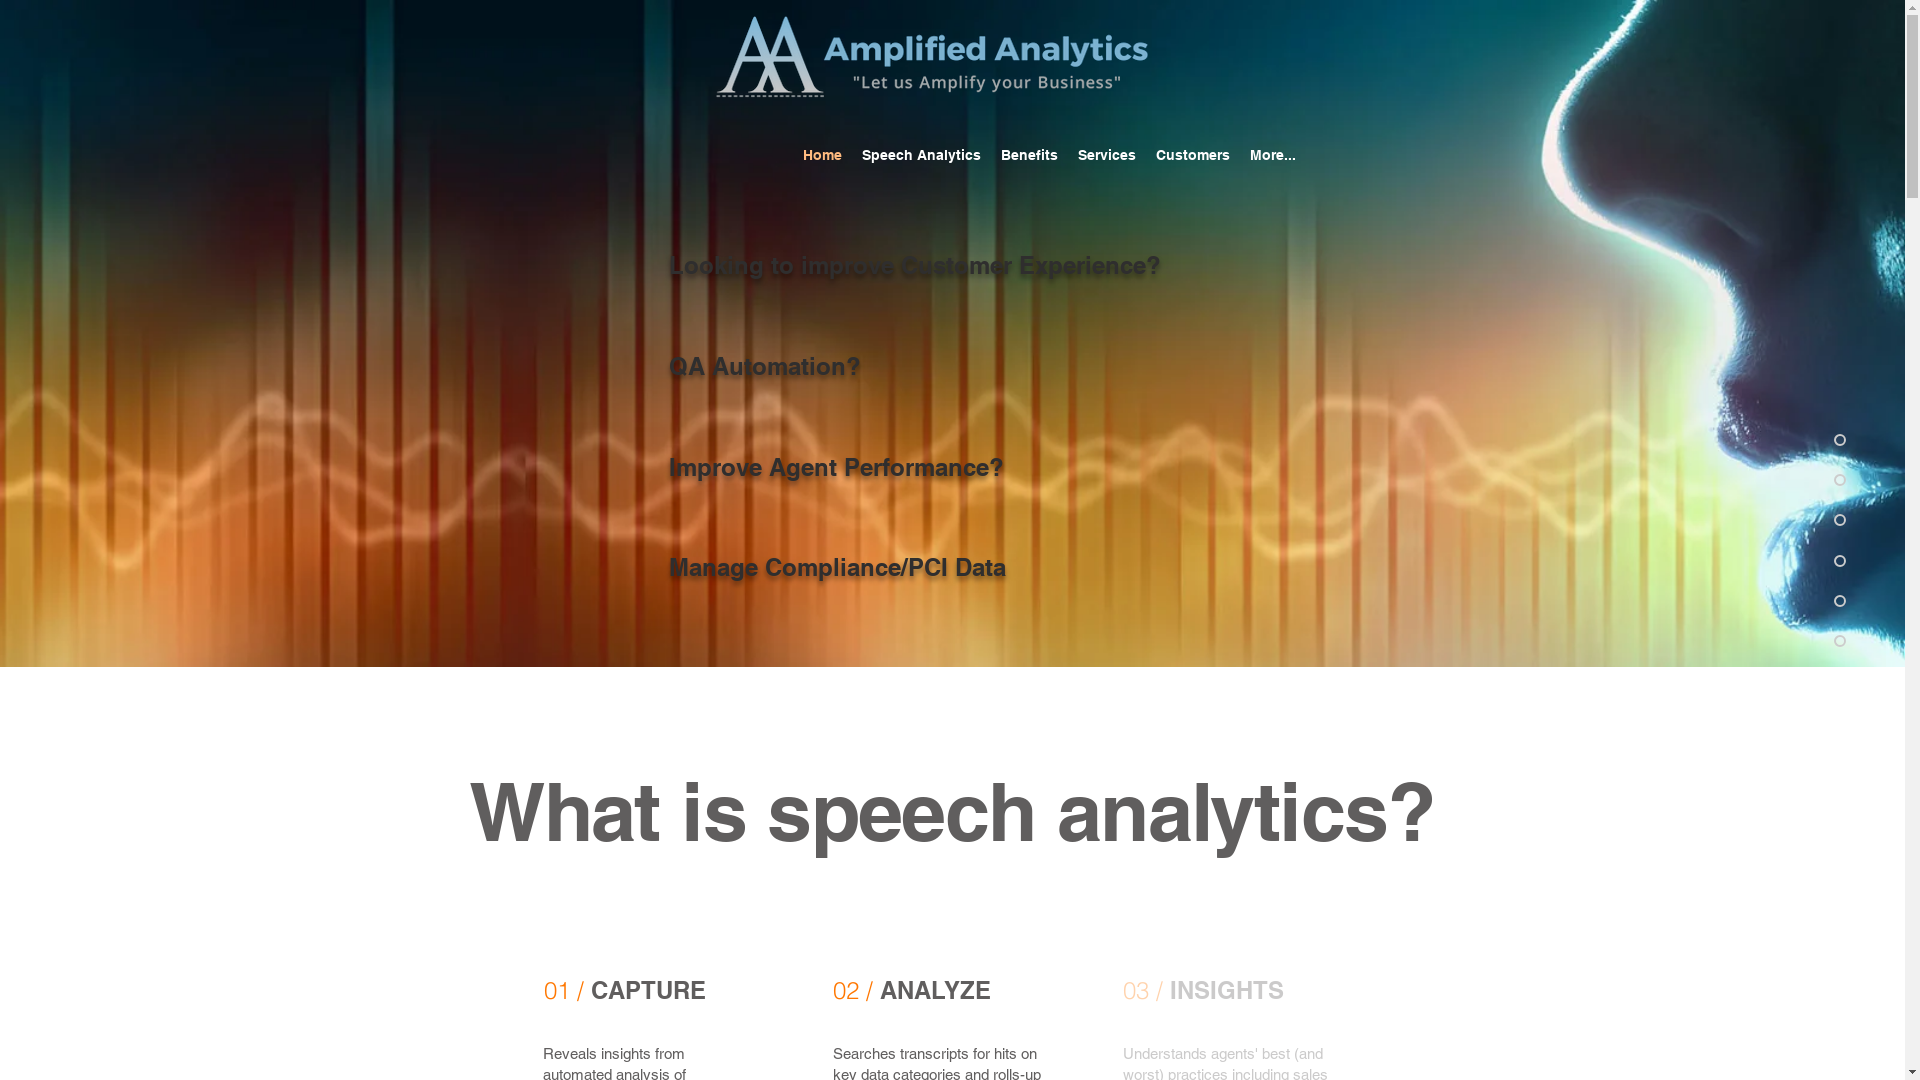 Image resolution: width=1920 pixels, height=1080 pixels. Describe the element at coordinates (1146, 153) in the screenshot. I see `'Customers'` at that location.